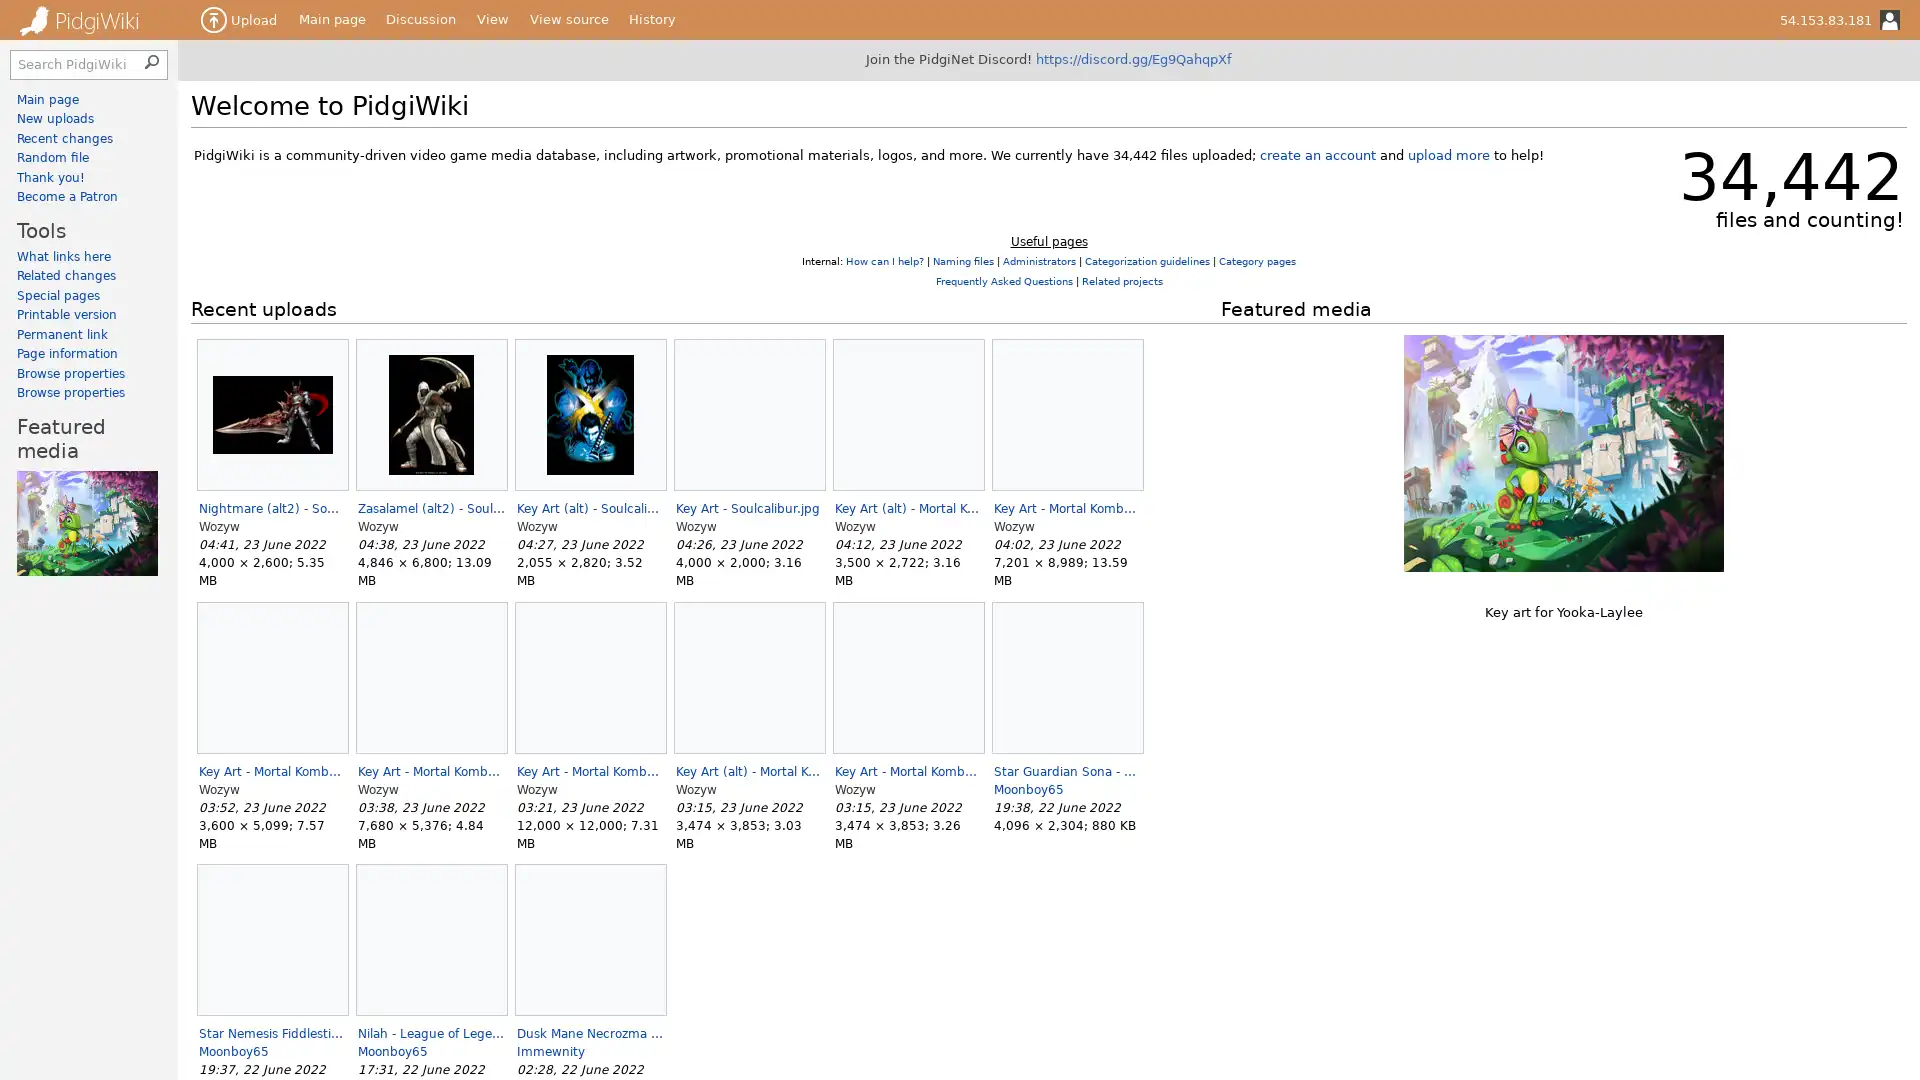  Describe the element at coordinates (153, 59) in the screenshot. I see `Search` at that location.